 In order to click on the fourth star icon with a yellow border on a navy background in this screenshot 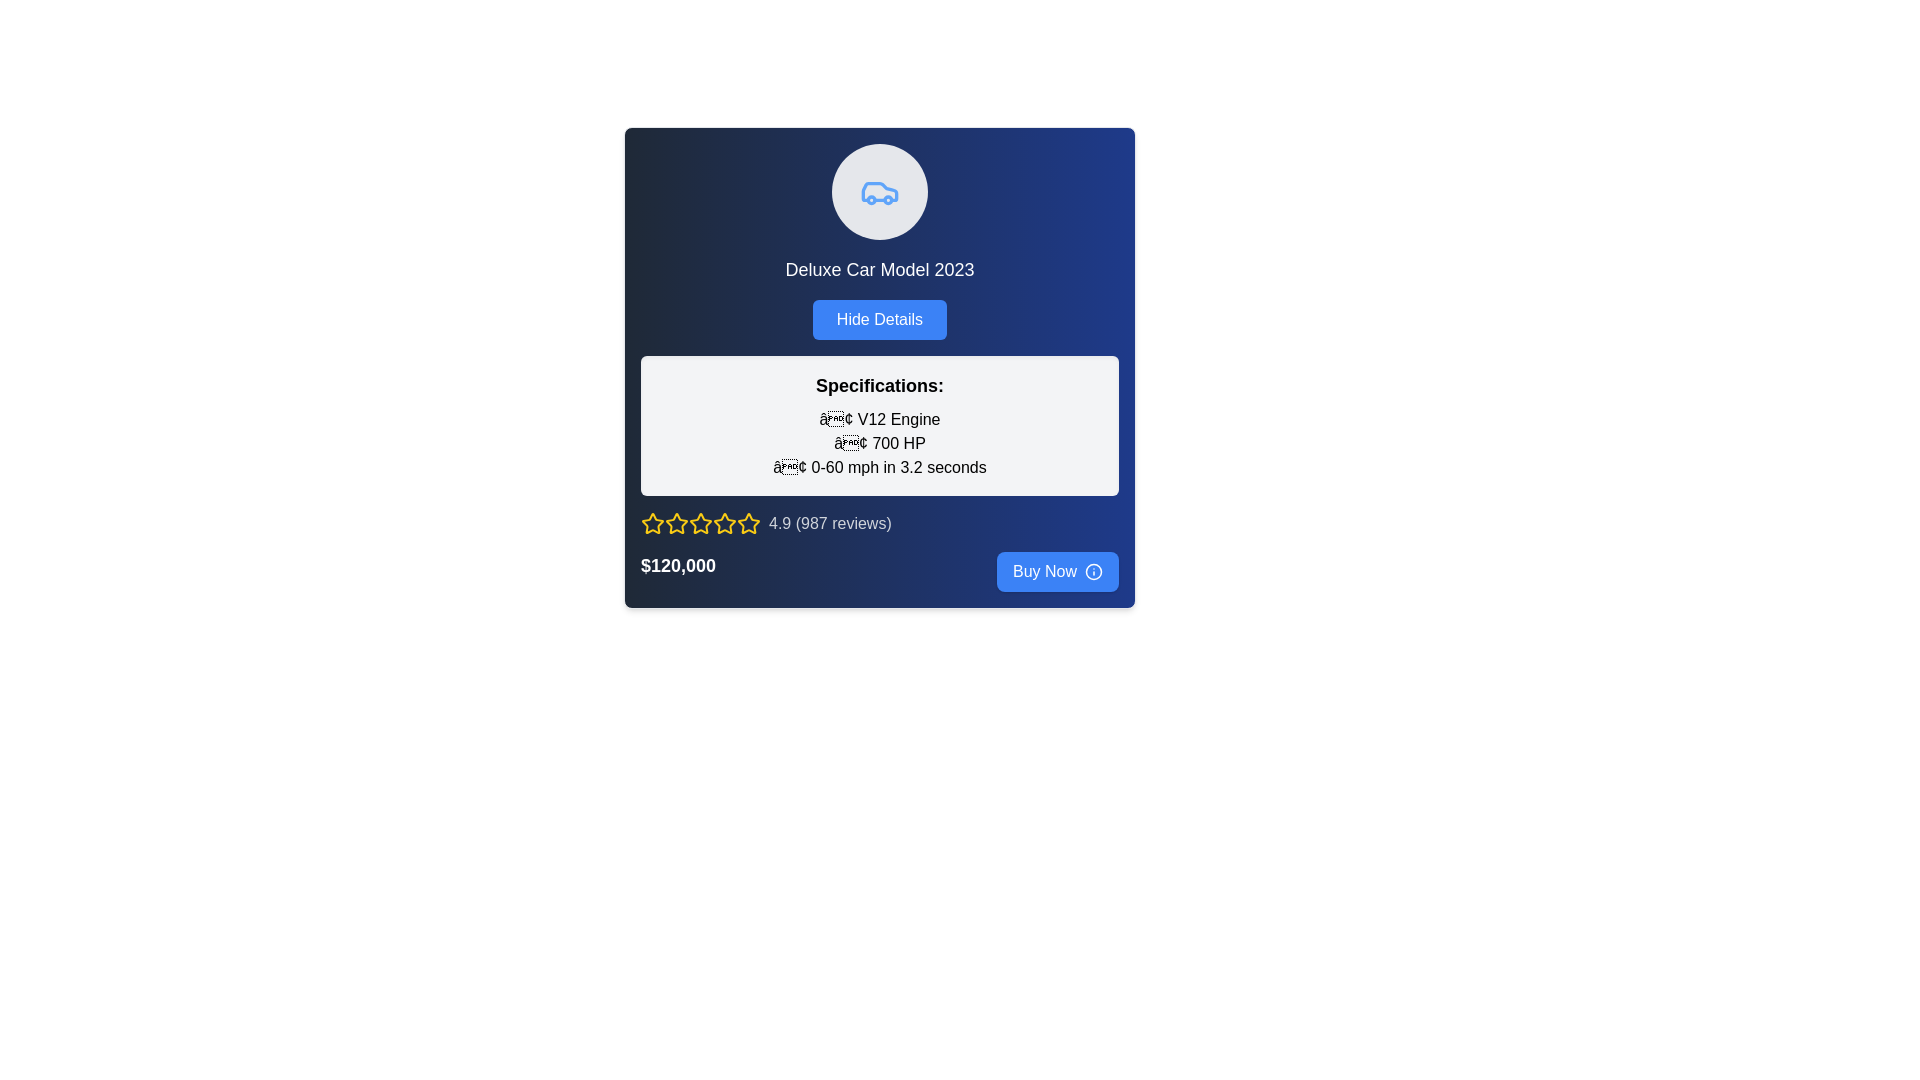, I will do `click(723, 522)`.